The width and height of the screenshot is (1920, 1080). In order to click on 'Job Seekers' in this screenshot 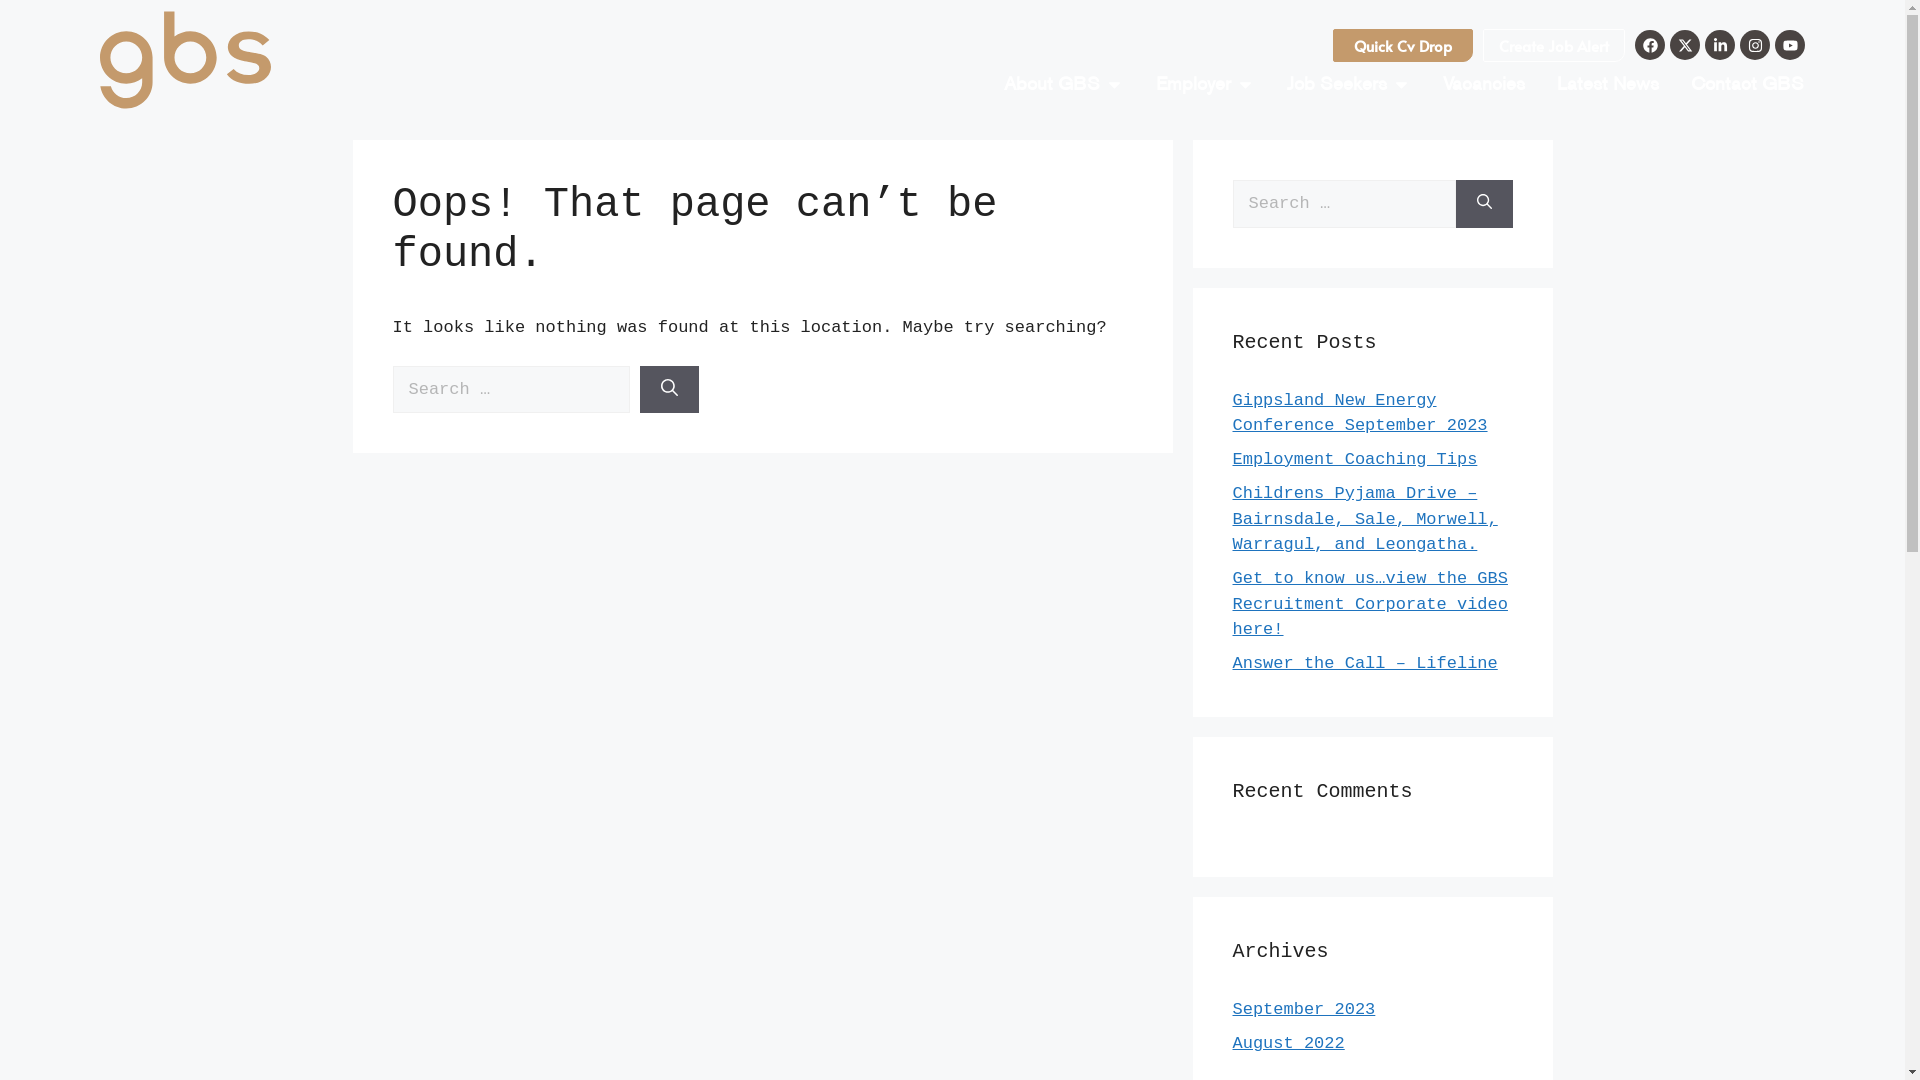, I will do `click(1337, 83)`.